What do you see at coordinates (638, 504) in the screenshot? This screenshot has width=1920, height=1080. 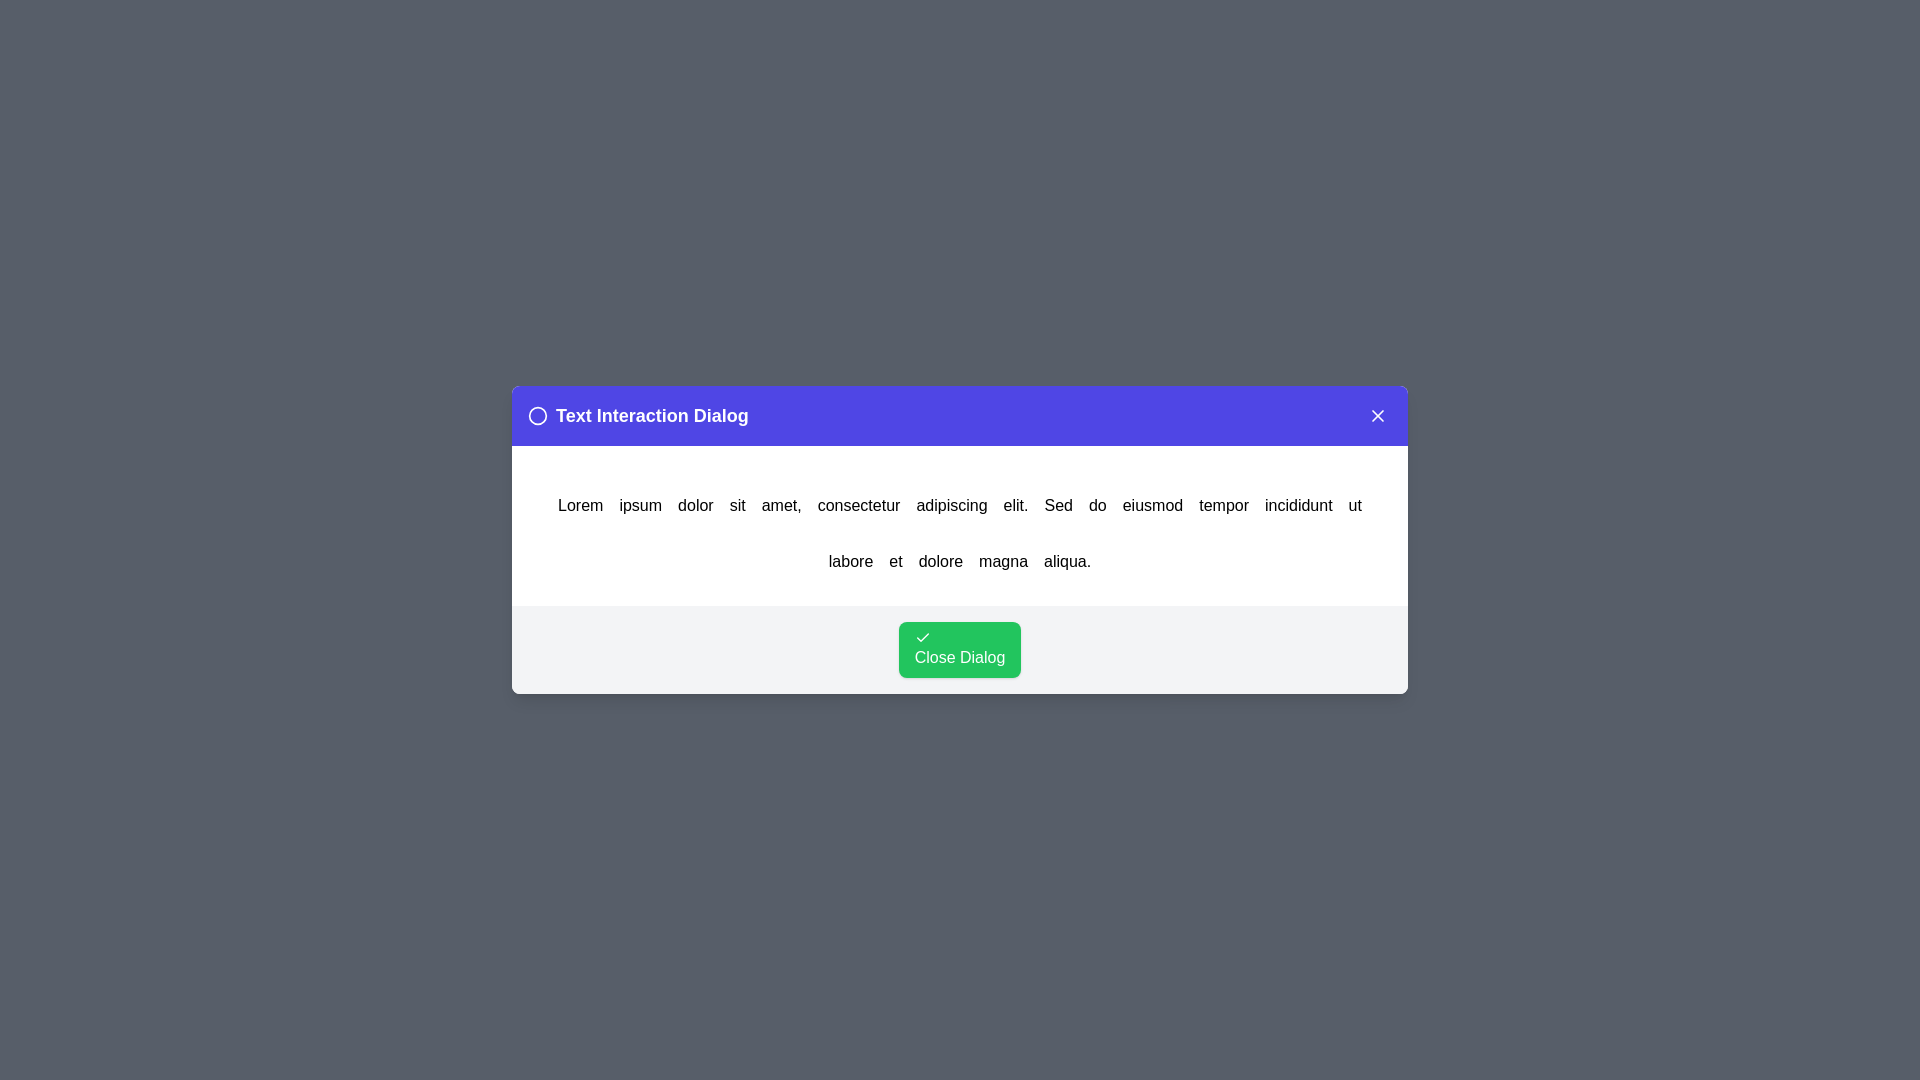 I see `the word ipsum in the text to trigger an alert displaying the clicked word` at bounding box center [638, 504].